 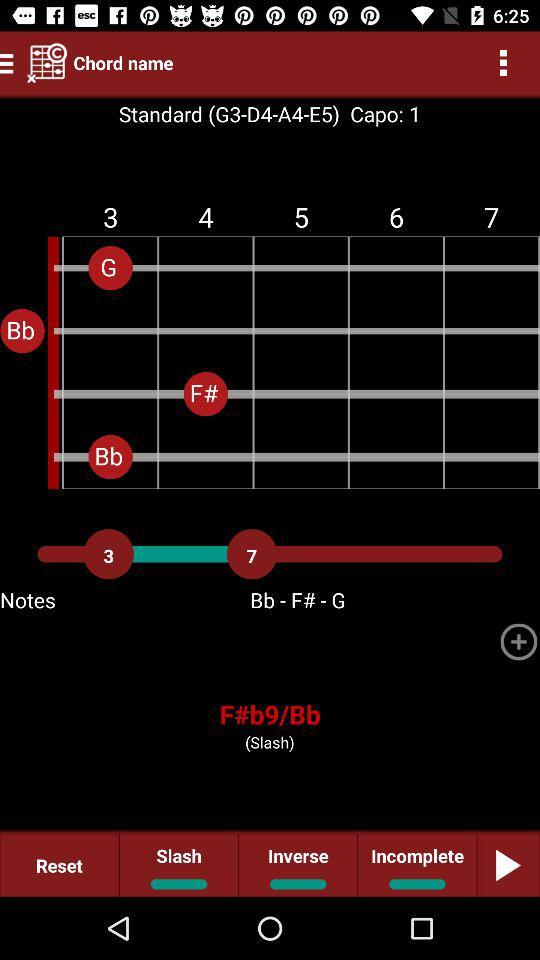 What do you see at coordinates (228, 114) in the screenshot?
I see `icon to the left of the   capo: 1 icon` at bounding box center [228, 114].